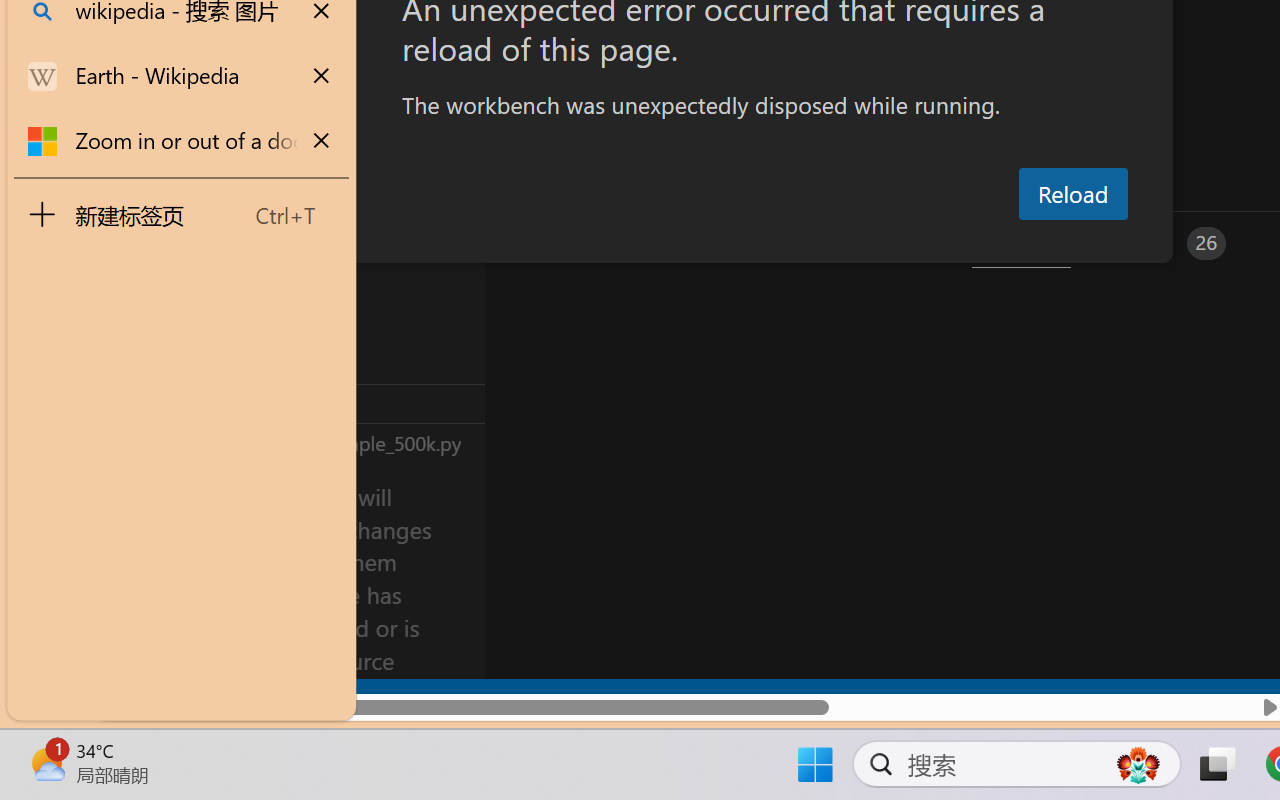  Describe the element at coordinates (331, 403) in the screenshot. I see `'Outline Section'` at that location.